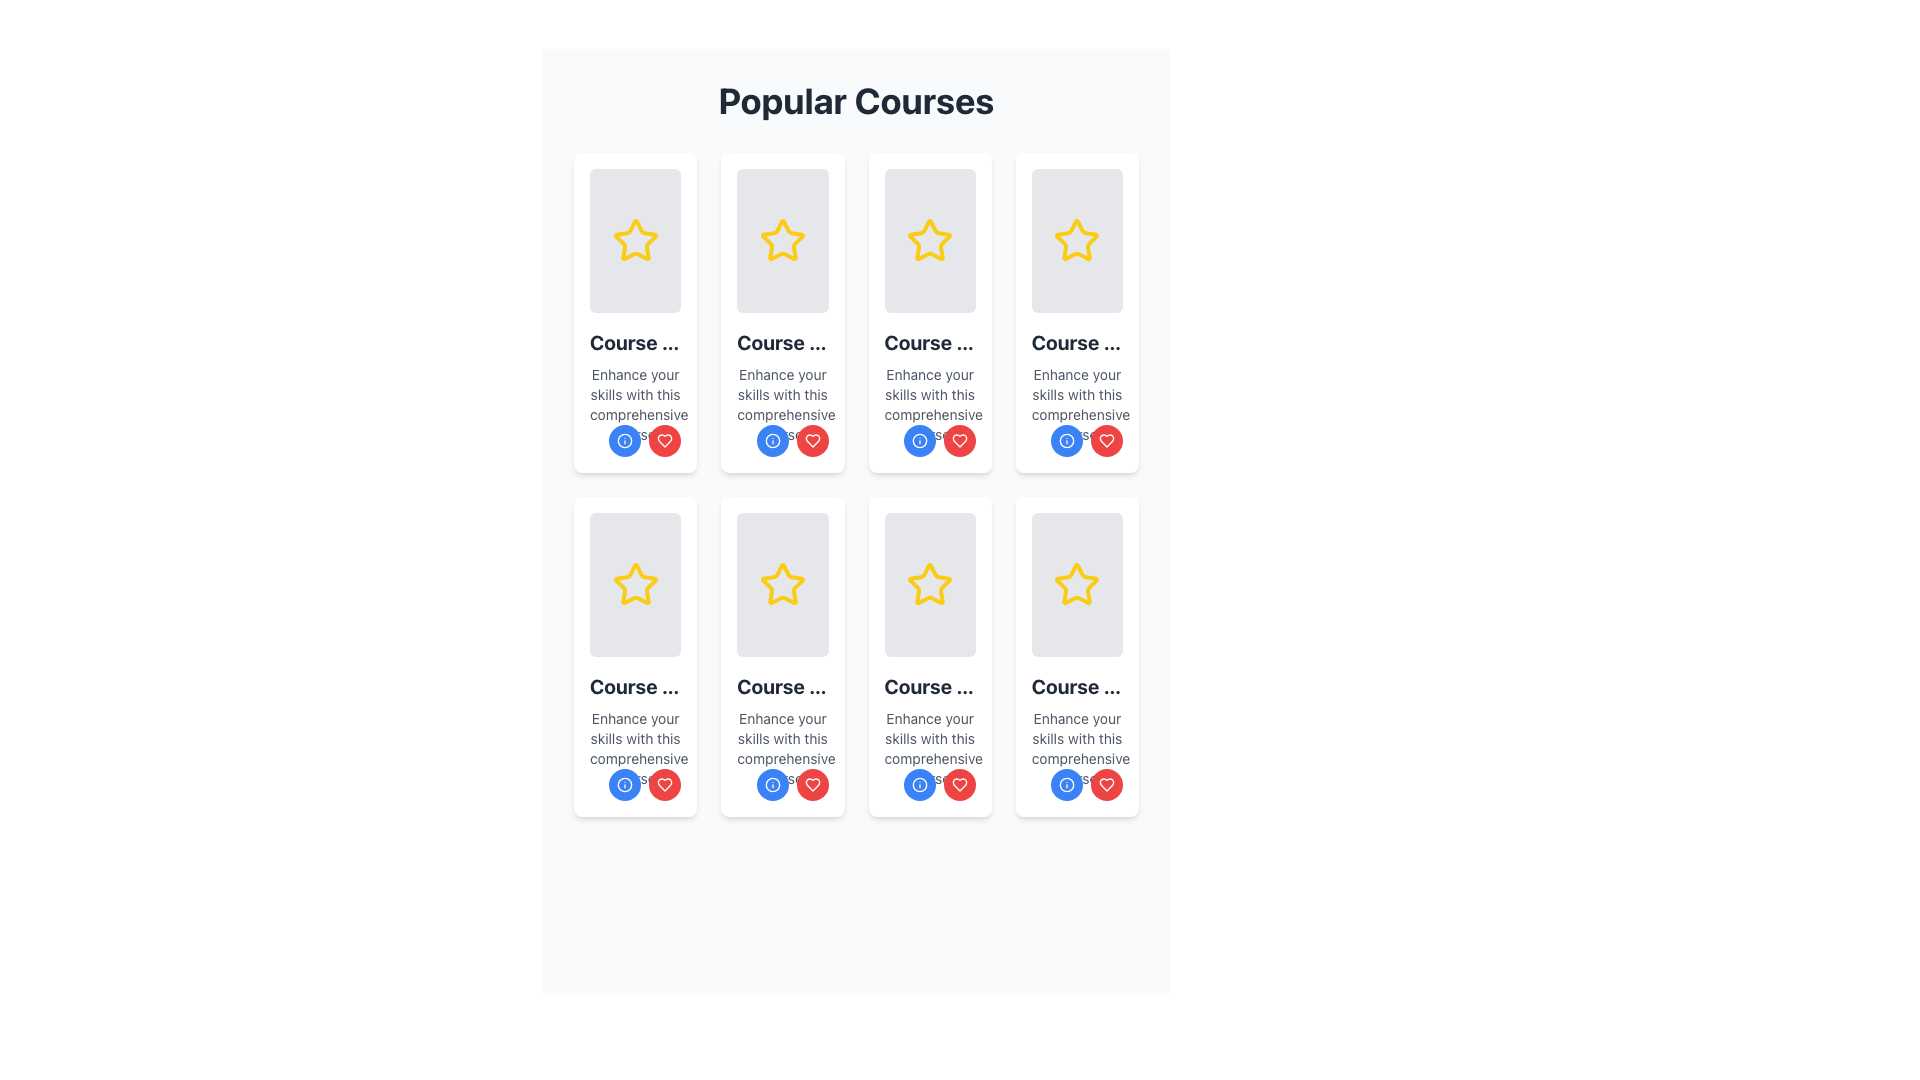 This screenshot has width=1920, height=1080. What do you see at coordinates (665, 784) in the screenshot?
I see `the red heart-shaped icon in the 'Popular Courses' section` at bounding box center [665, 784].